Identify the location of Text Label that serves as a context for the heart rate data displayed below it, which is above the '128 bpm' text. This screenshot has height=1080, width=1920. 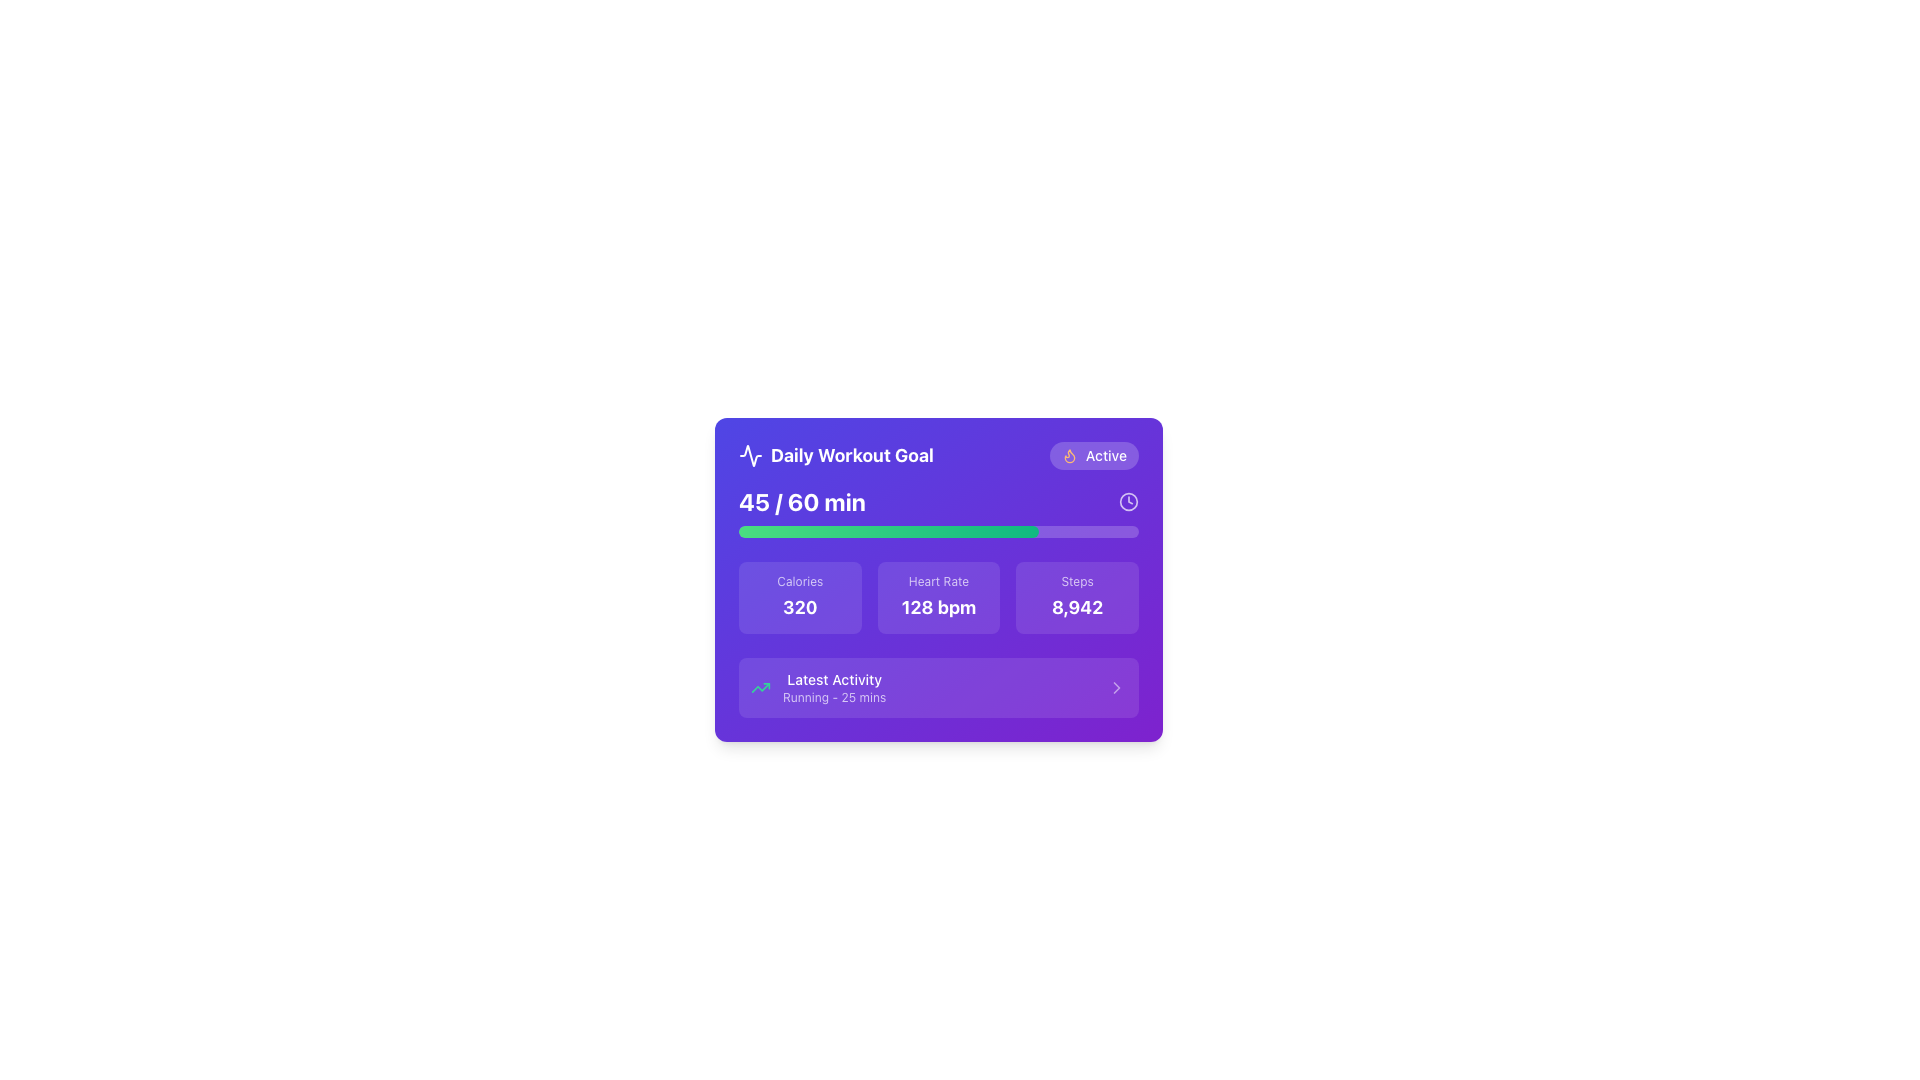
(938, 582).